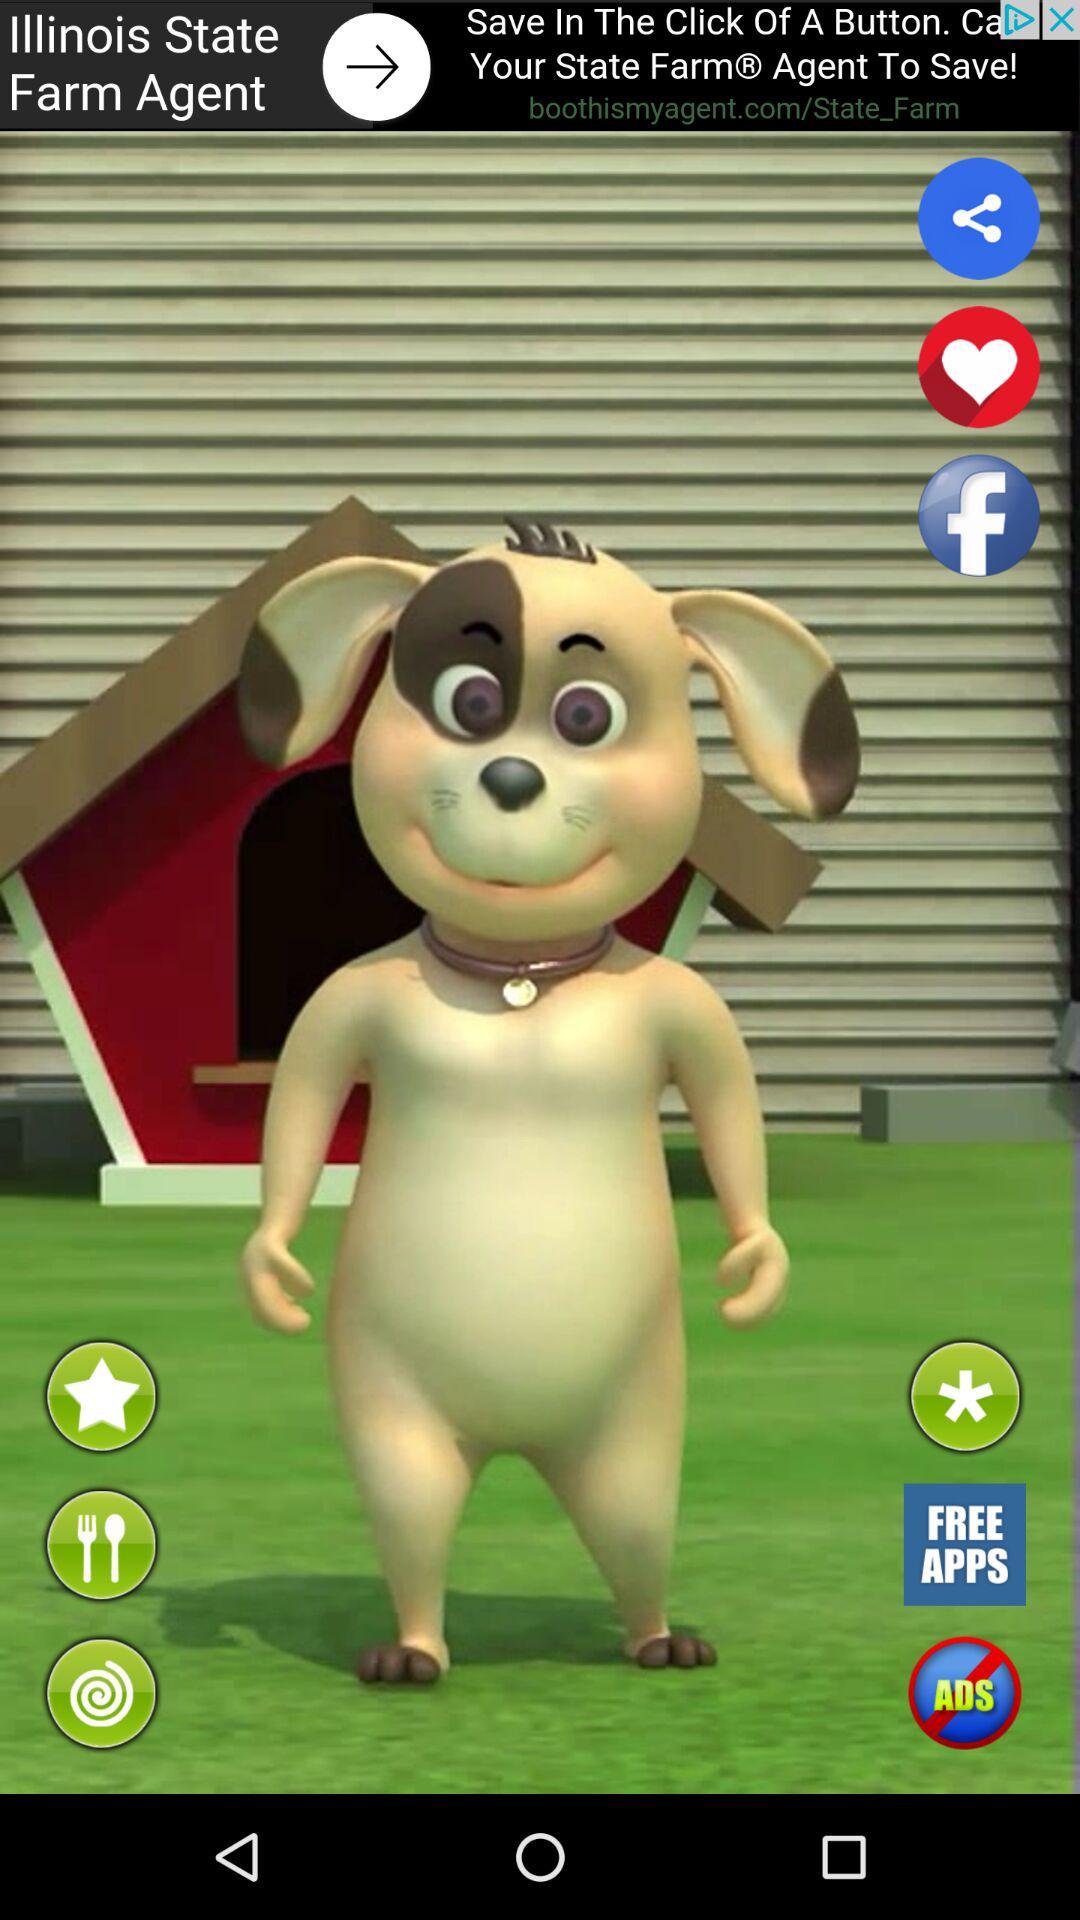 Image resolution: width=1080 pixels, height=1920 pixels. Describe the element at coordinates (978, 367) in the screenshot. I see `favorite` at that location.